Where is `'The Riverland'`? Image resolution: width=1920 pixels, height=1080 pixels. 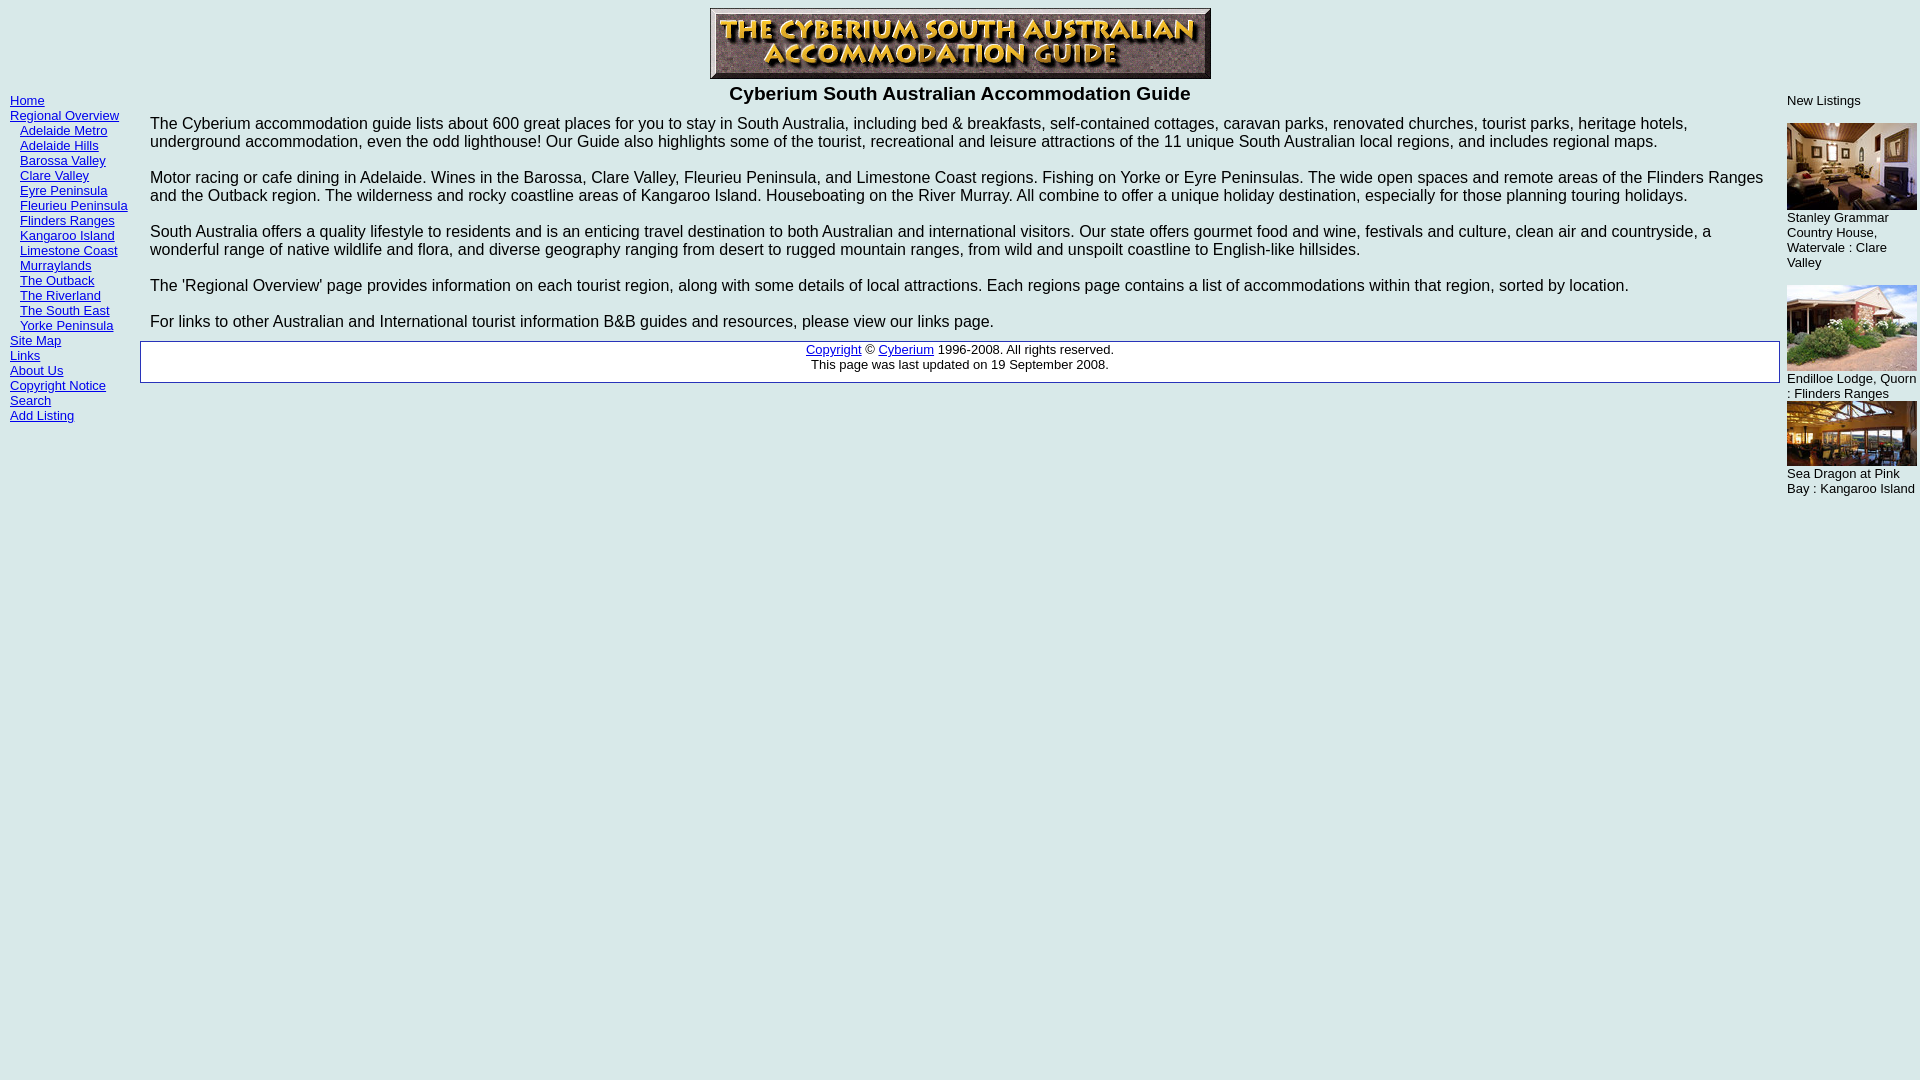
'The Riverland' is located at coordinates (60, 295).